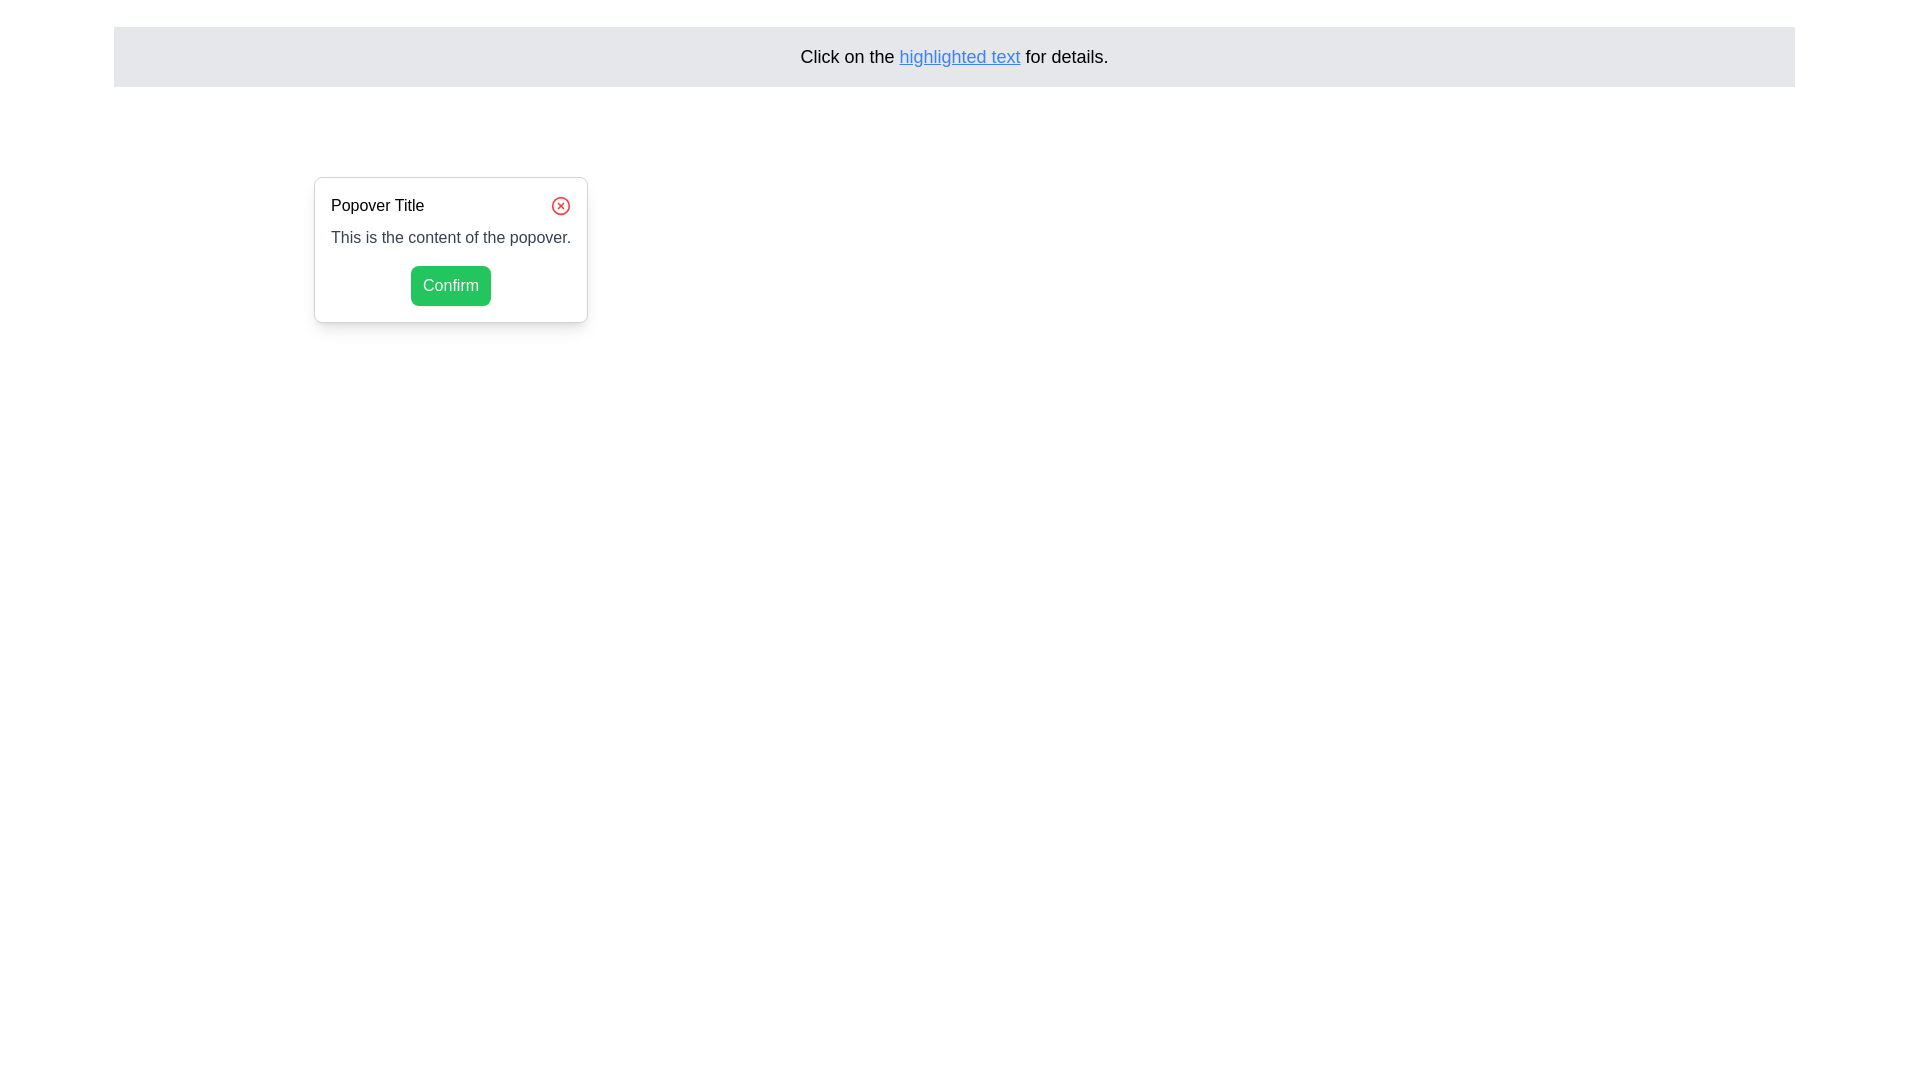 This screenshot has width=1920, height=1080. I want to click on the text label that contains the message 'This is the content of the popover.' which is styled with gray font and is centrally aligned within the popover, positioned below the title 'Popover Title' and above the green 'Confirm' button, so click(450, 237).